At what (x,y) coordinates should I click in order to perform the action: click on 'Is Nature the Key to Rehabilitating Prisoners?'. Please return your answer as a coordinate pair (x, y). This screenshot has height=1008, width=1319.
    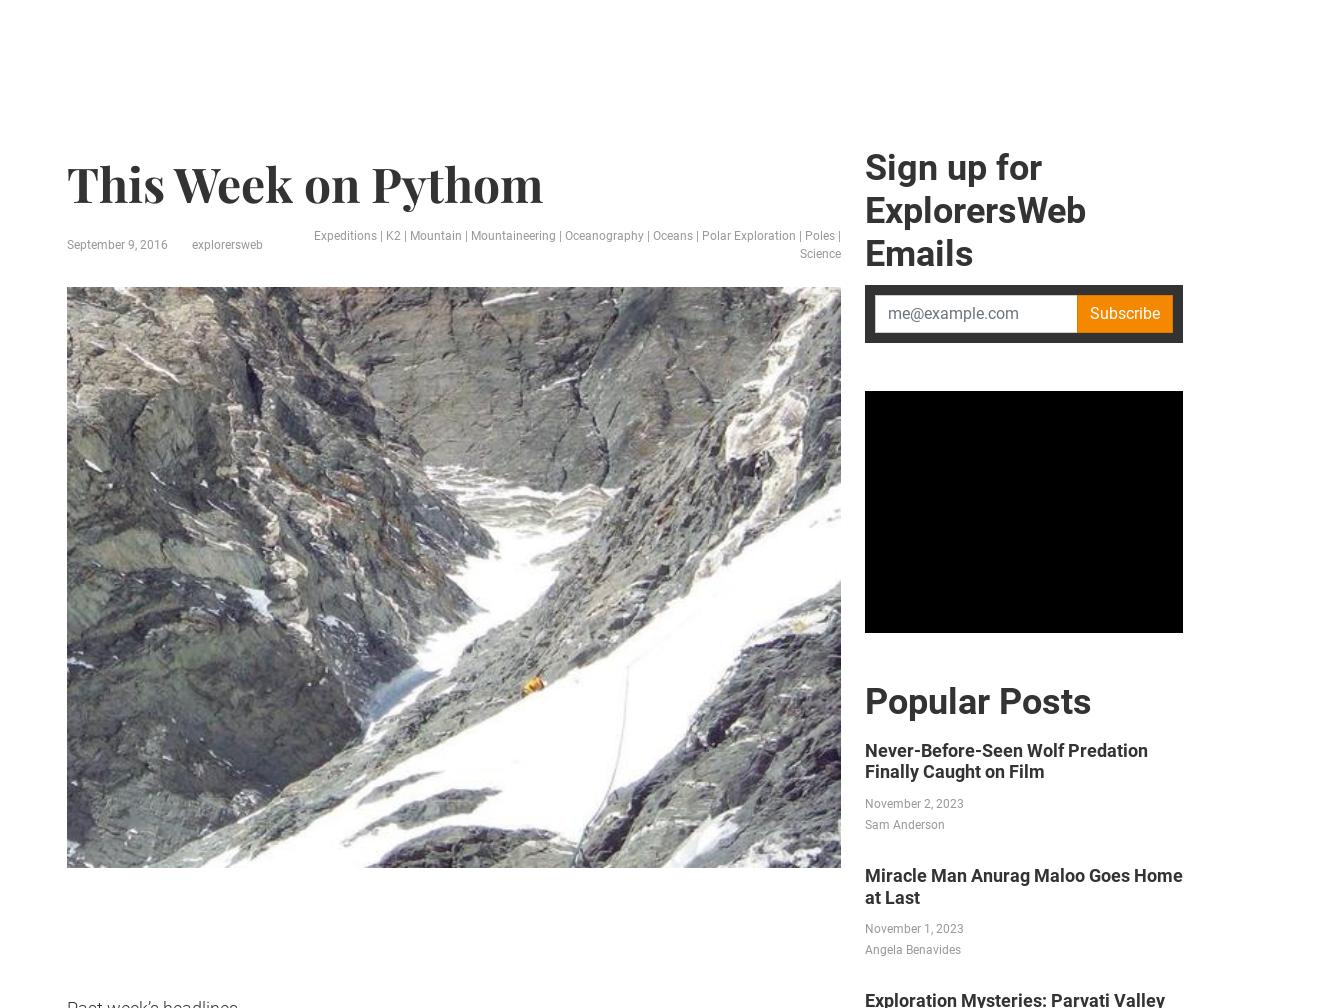
    Looking at the image, I should click on (242, 143).